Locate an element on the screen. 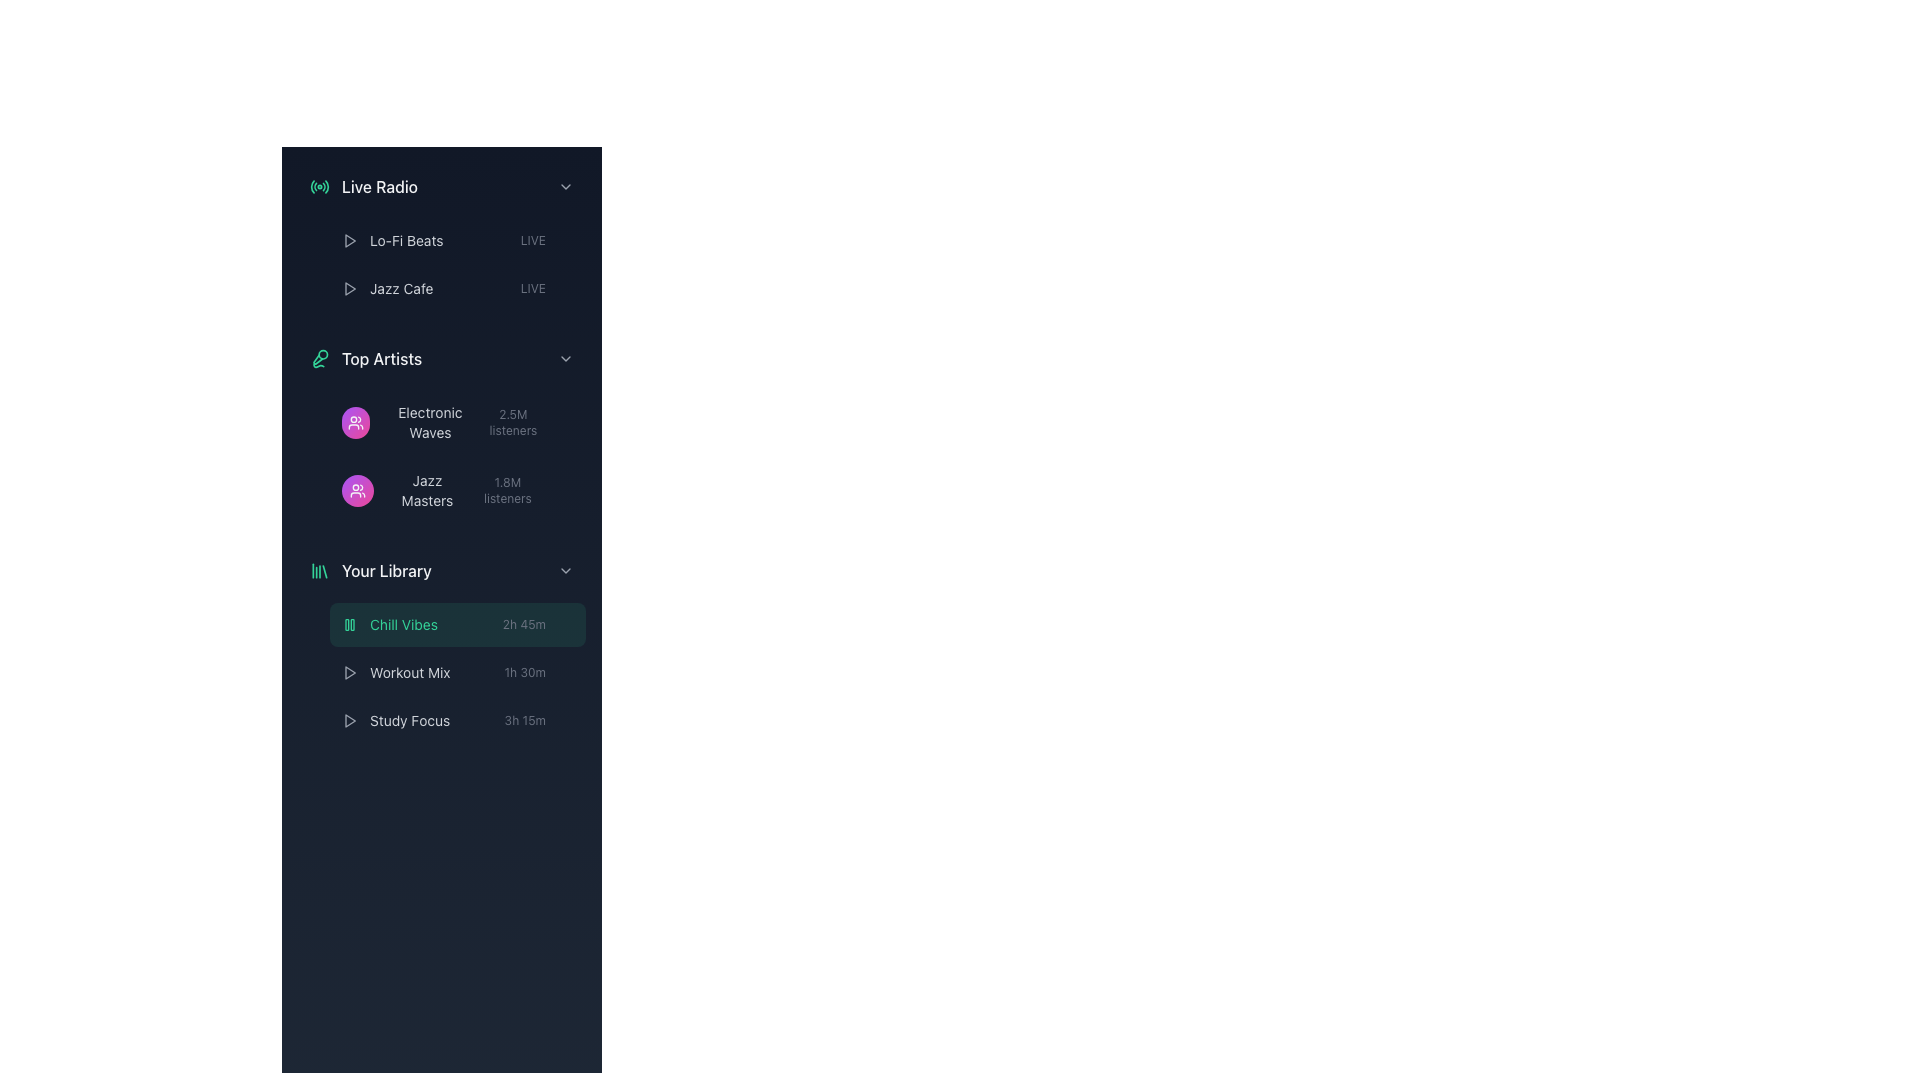  the chevron icon located at the far-right side of the 'Your Library' section is located at coordinates (565, 570).